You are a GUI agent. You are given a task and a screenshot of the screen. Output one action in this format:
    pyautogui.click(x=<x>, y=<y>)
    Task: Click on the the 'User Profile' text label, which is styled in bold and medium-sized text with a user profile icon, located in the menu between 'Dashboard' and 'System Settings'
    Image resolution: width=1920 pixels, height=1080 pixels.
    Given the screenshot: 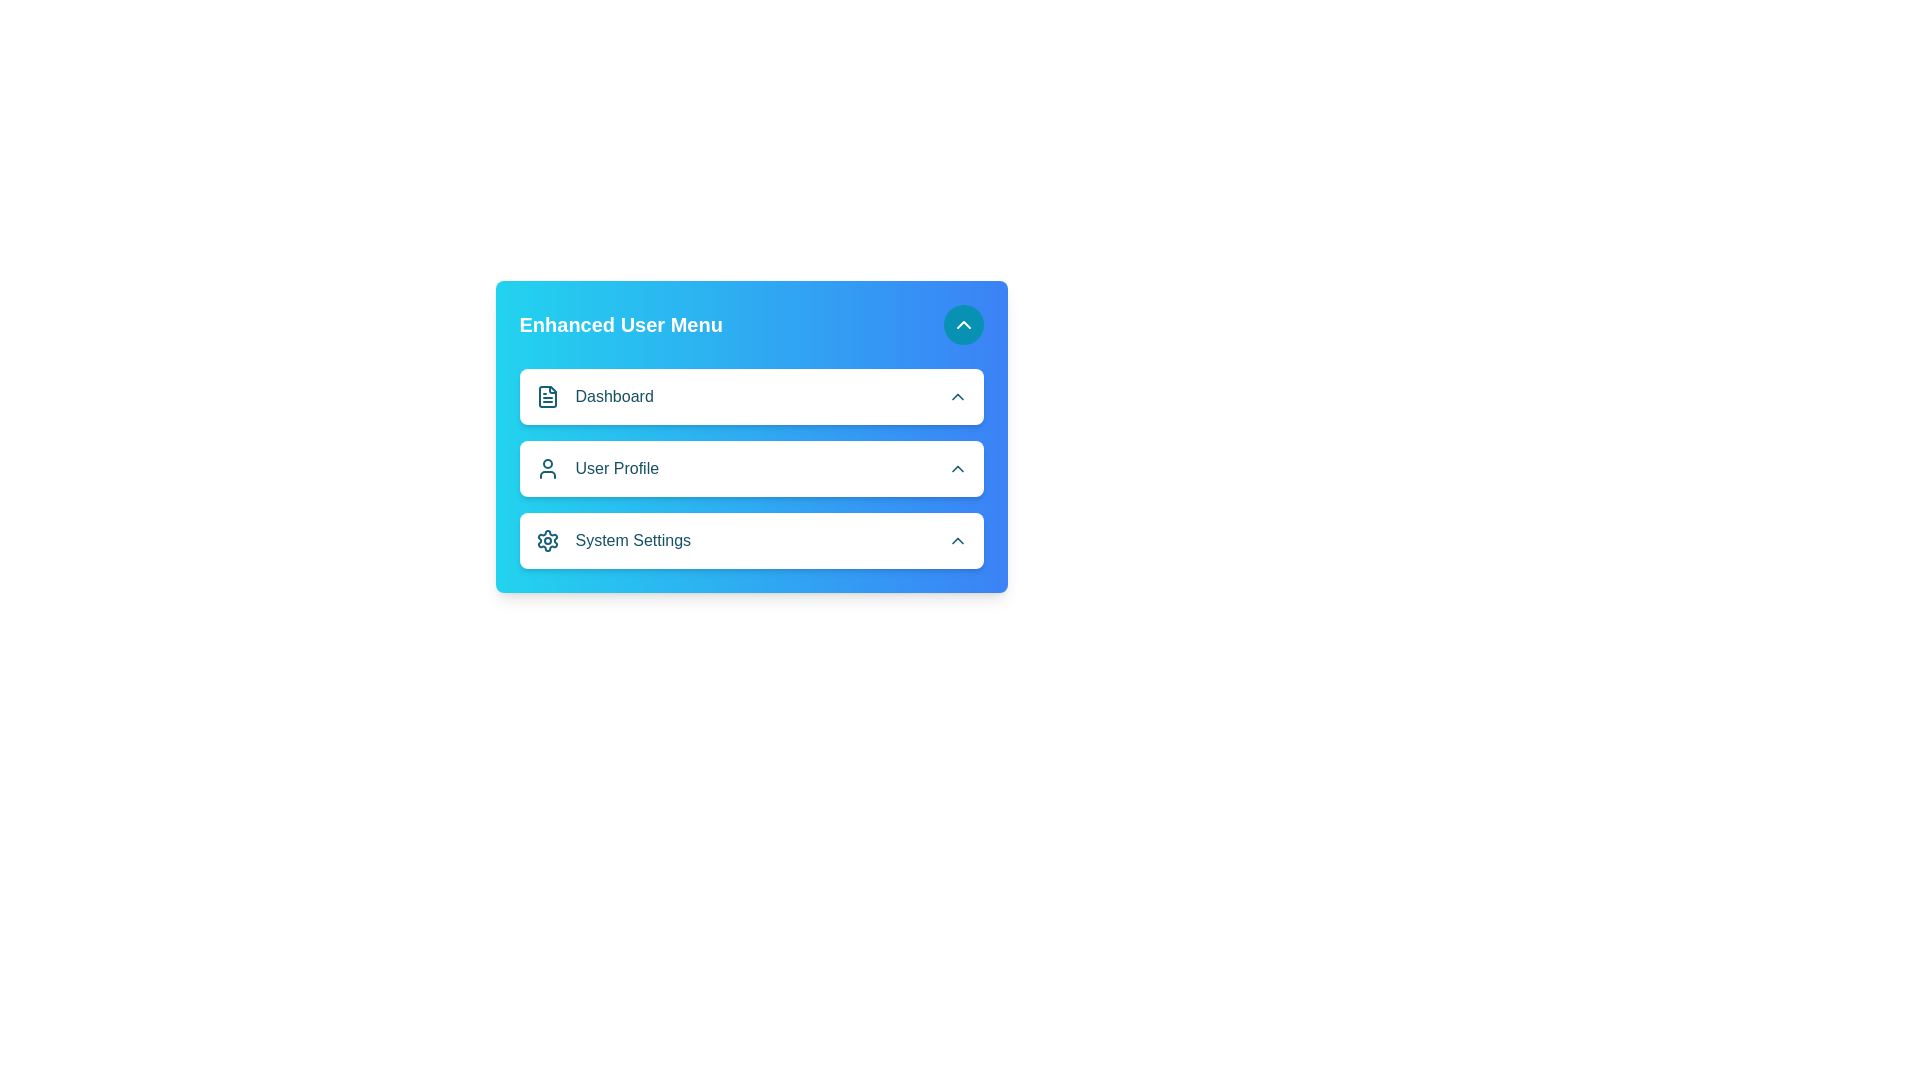 What is the action you would take?
    pyautogui.click(x=595, y=469)
    